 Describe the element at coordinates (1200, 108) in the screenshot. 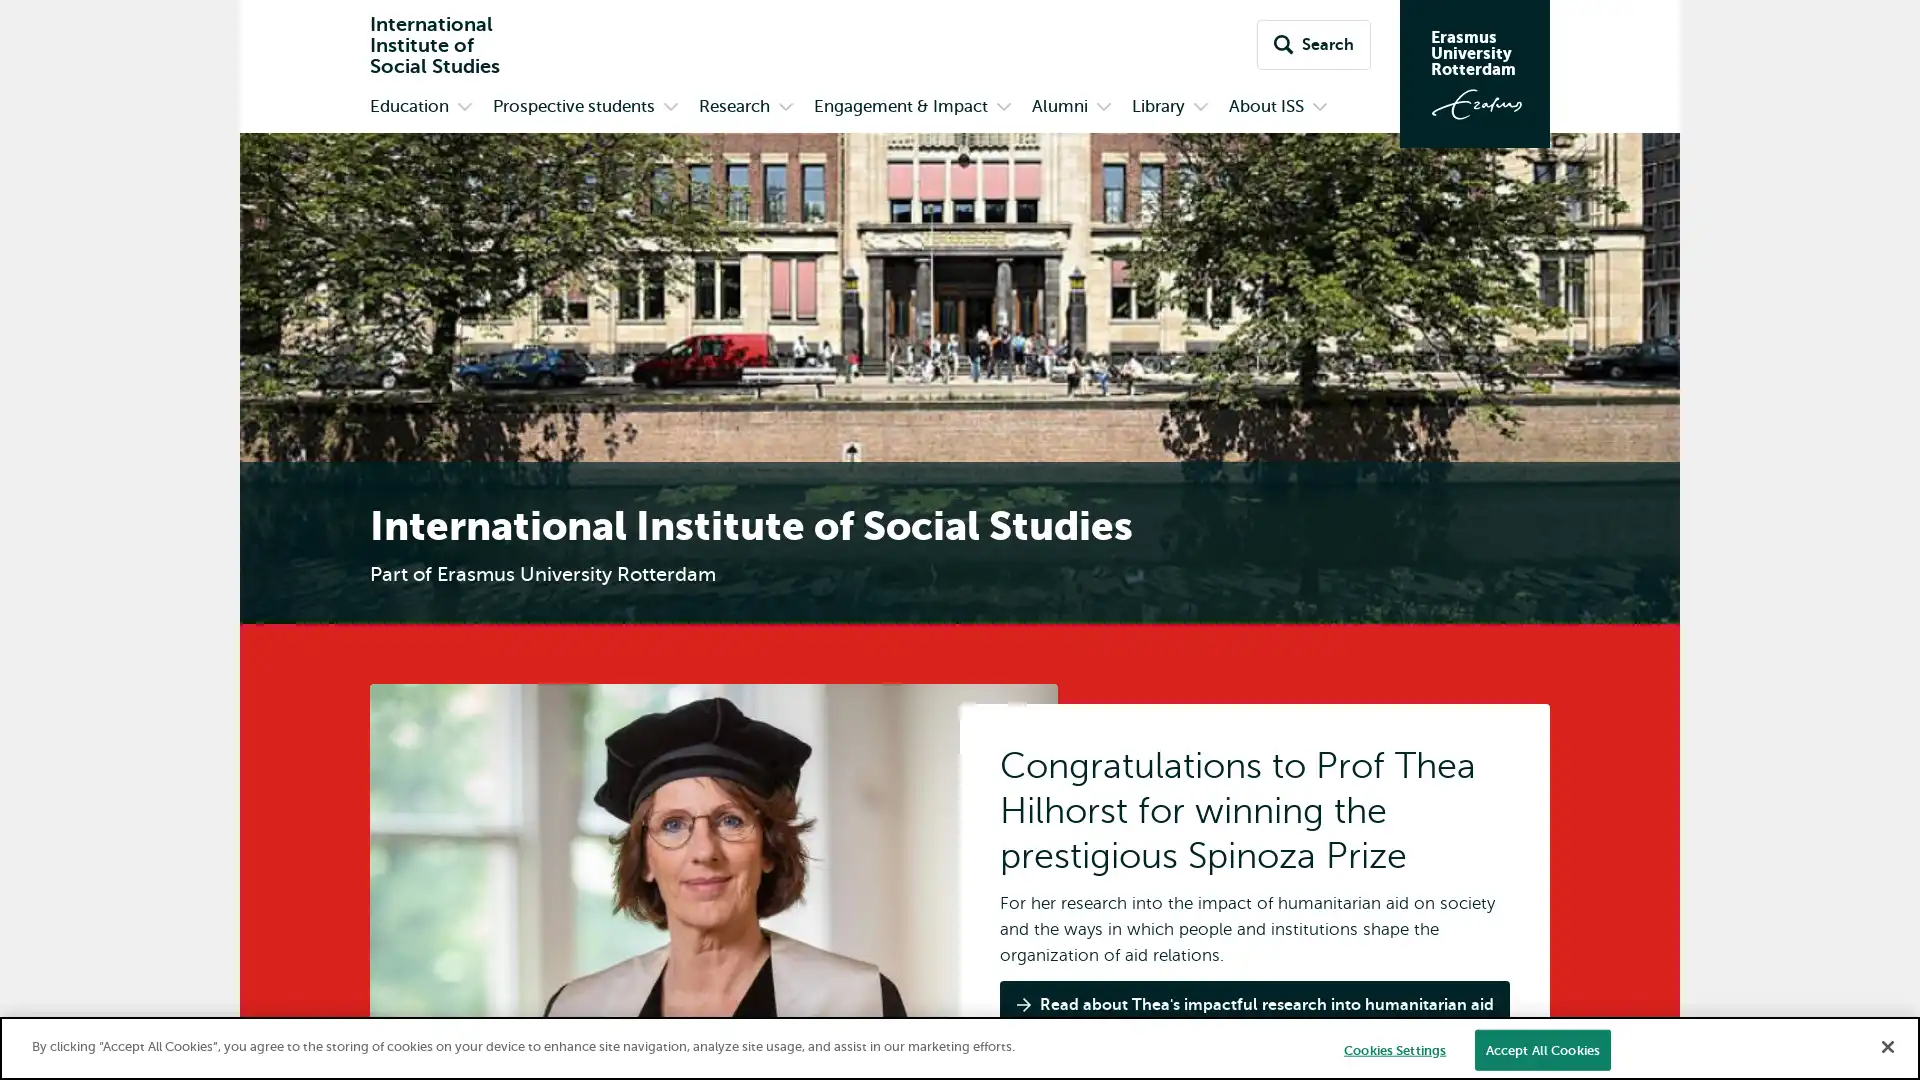

I see `Open submenu` at that location.